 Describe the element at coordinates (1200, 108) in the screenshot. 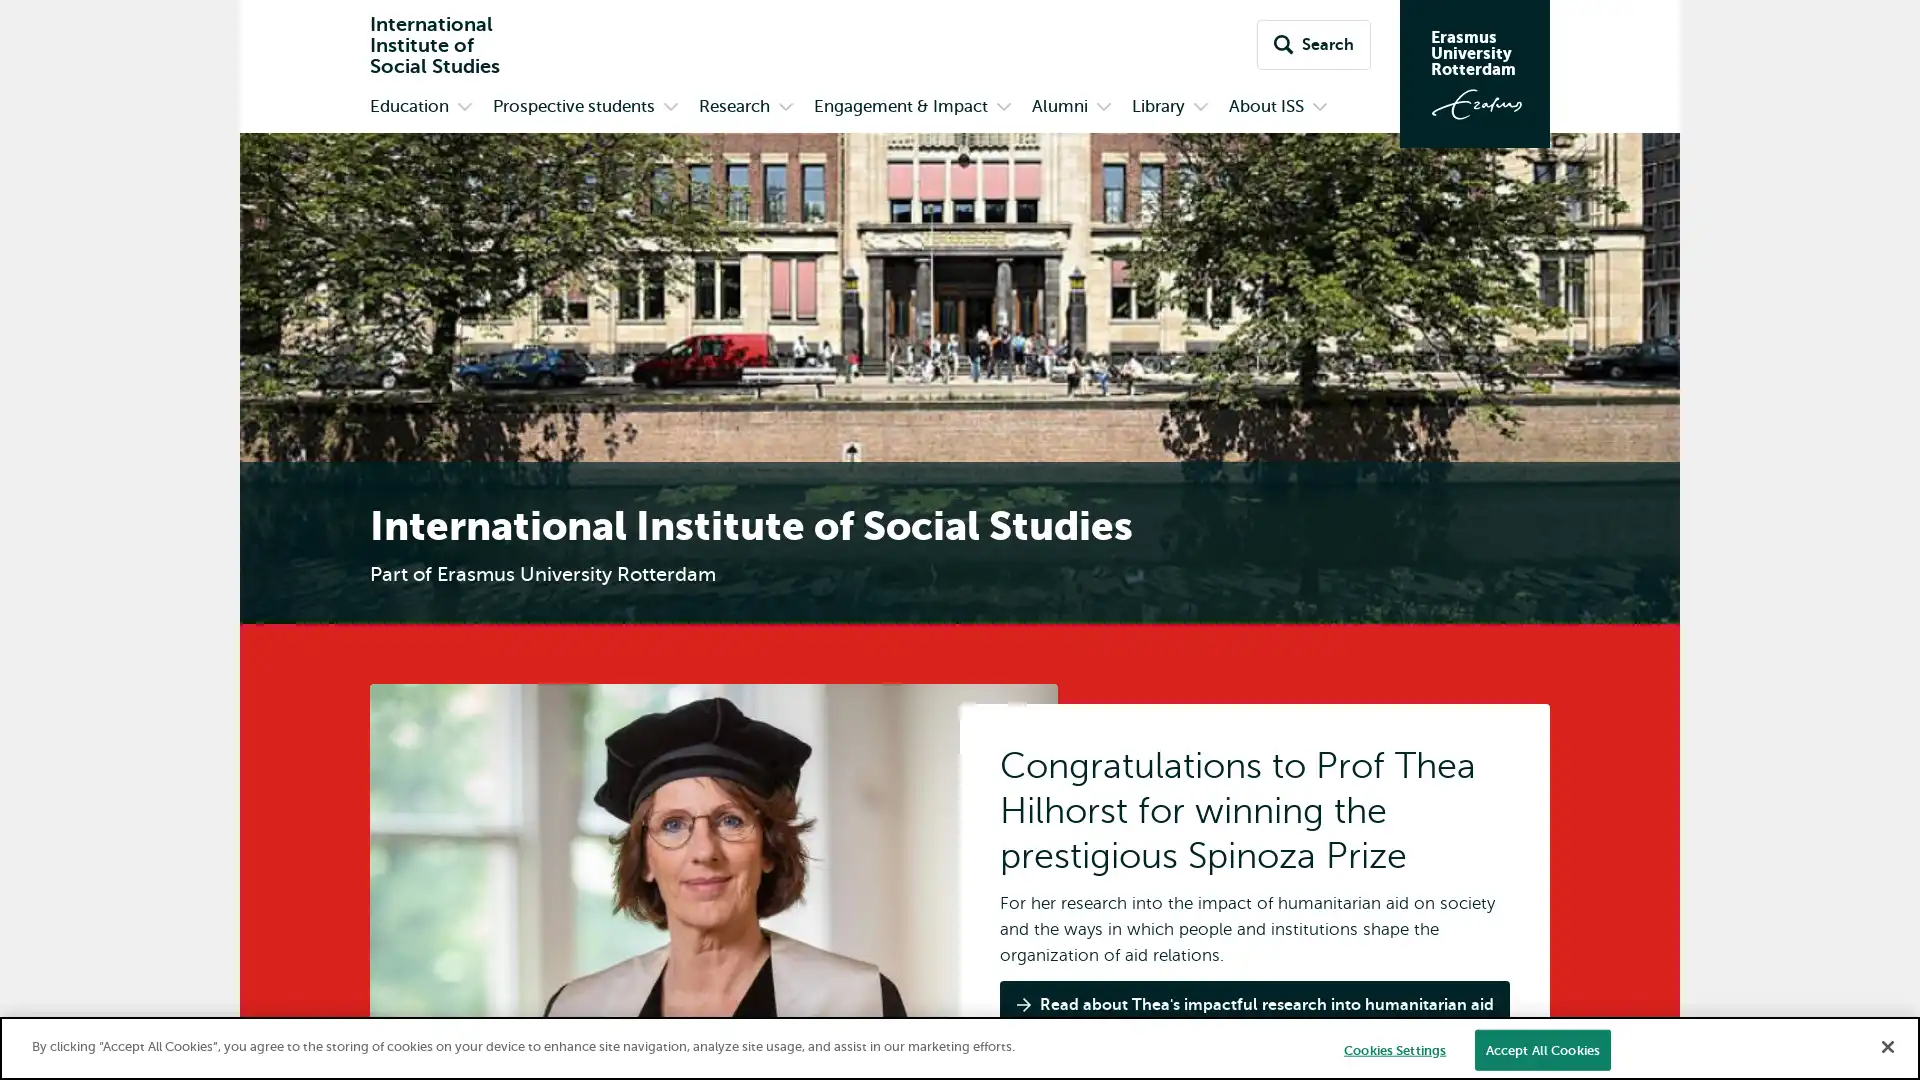

I see `Open submenu` at that location.